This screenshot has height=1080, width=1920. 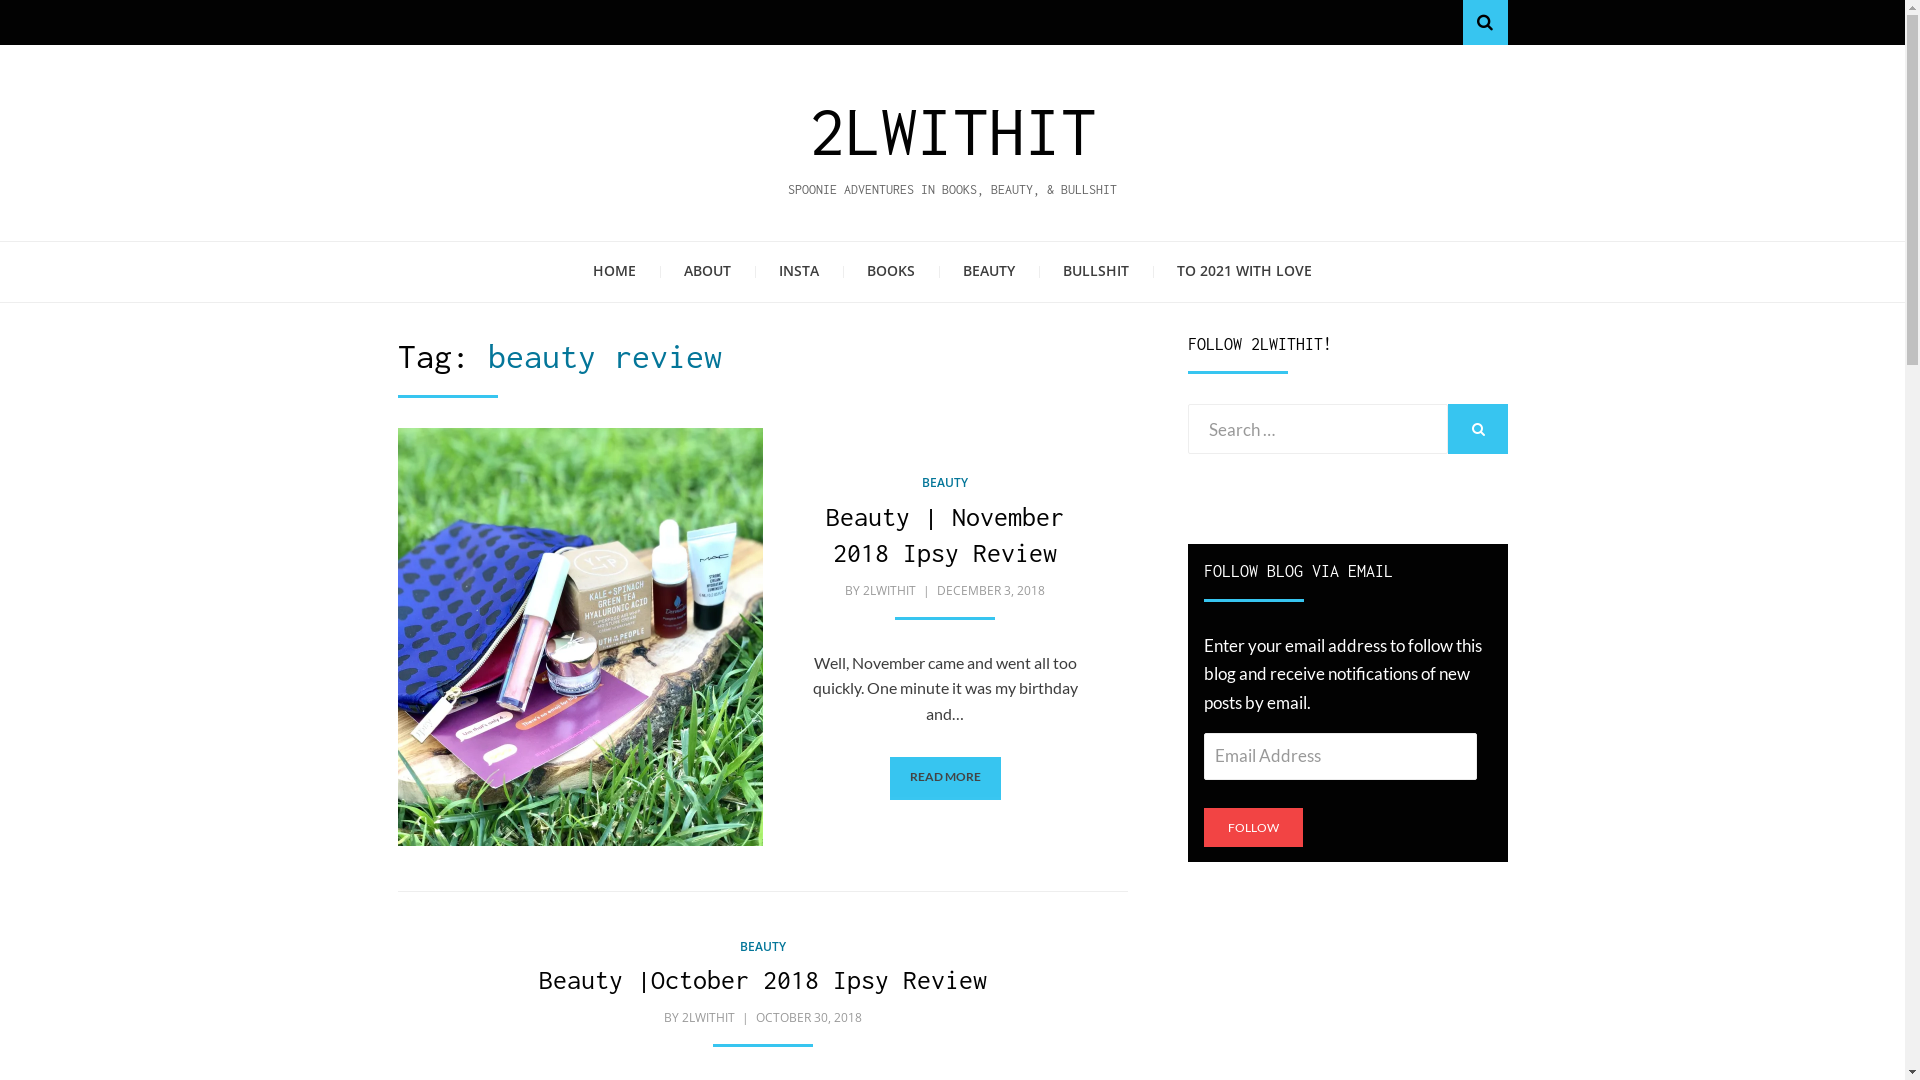 What do you see at coordinates (944, 777) in the screenshot?
I see `'READ MORE'` at bounding box center [944, 777].